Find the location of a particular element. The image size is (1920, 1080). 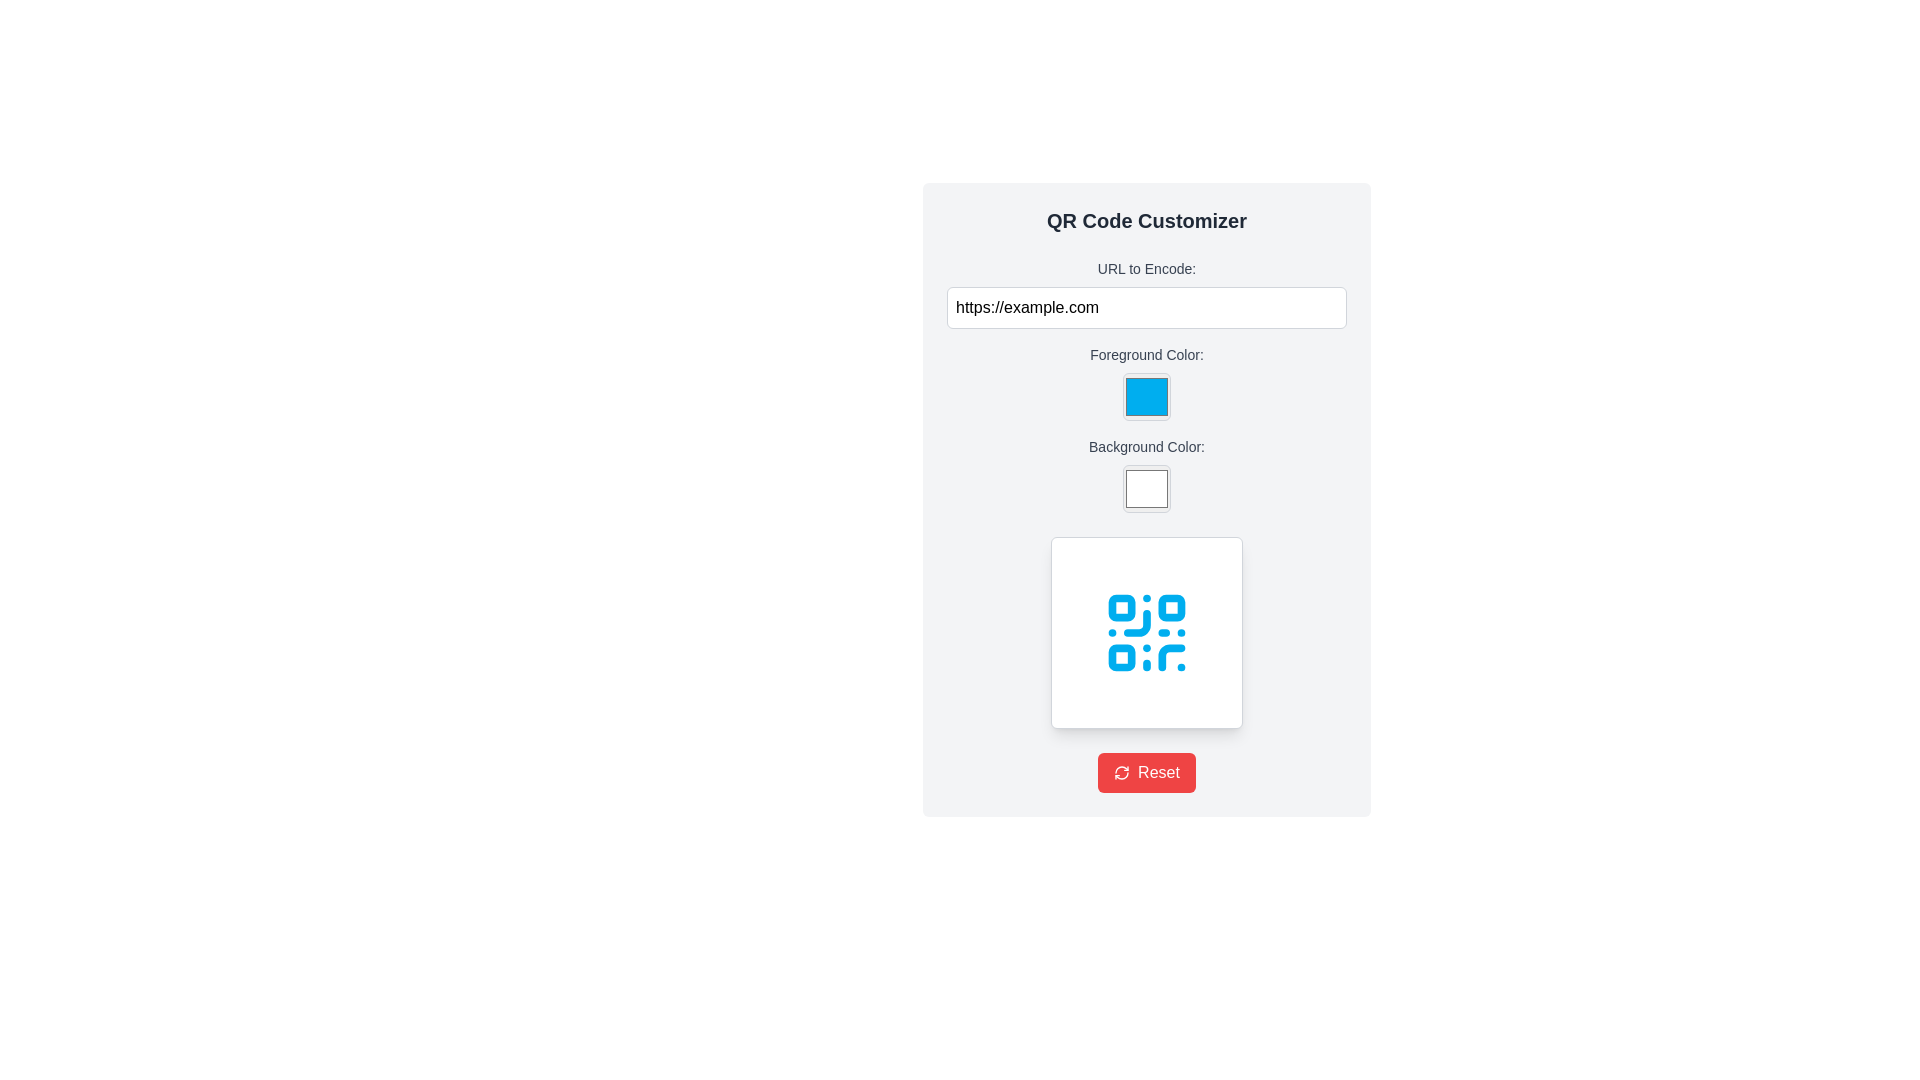

the circular arrow icon indicating refresh, located to the left of the 'Reset' button at the bottom of the interface is located at coordinates (1122, 771).